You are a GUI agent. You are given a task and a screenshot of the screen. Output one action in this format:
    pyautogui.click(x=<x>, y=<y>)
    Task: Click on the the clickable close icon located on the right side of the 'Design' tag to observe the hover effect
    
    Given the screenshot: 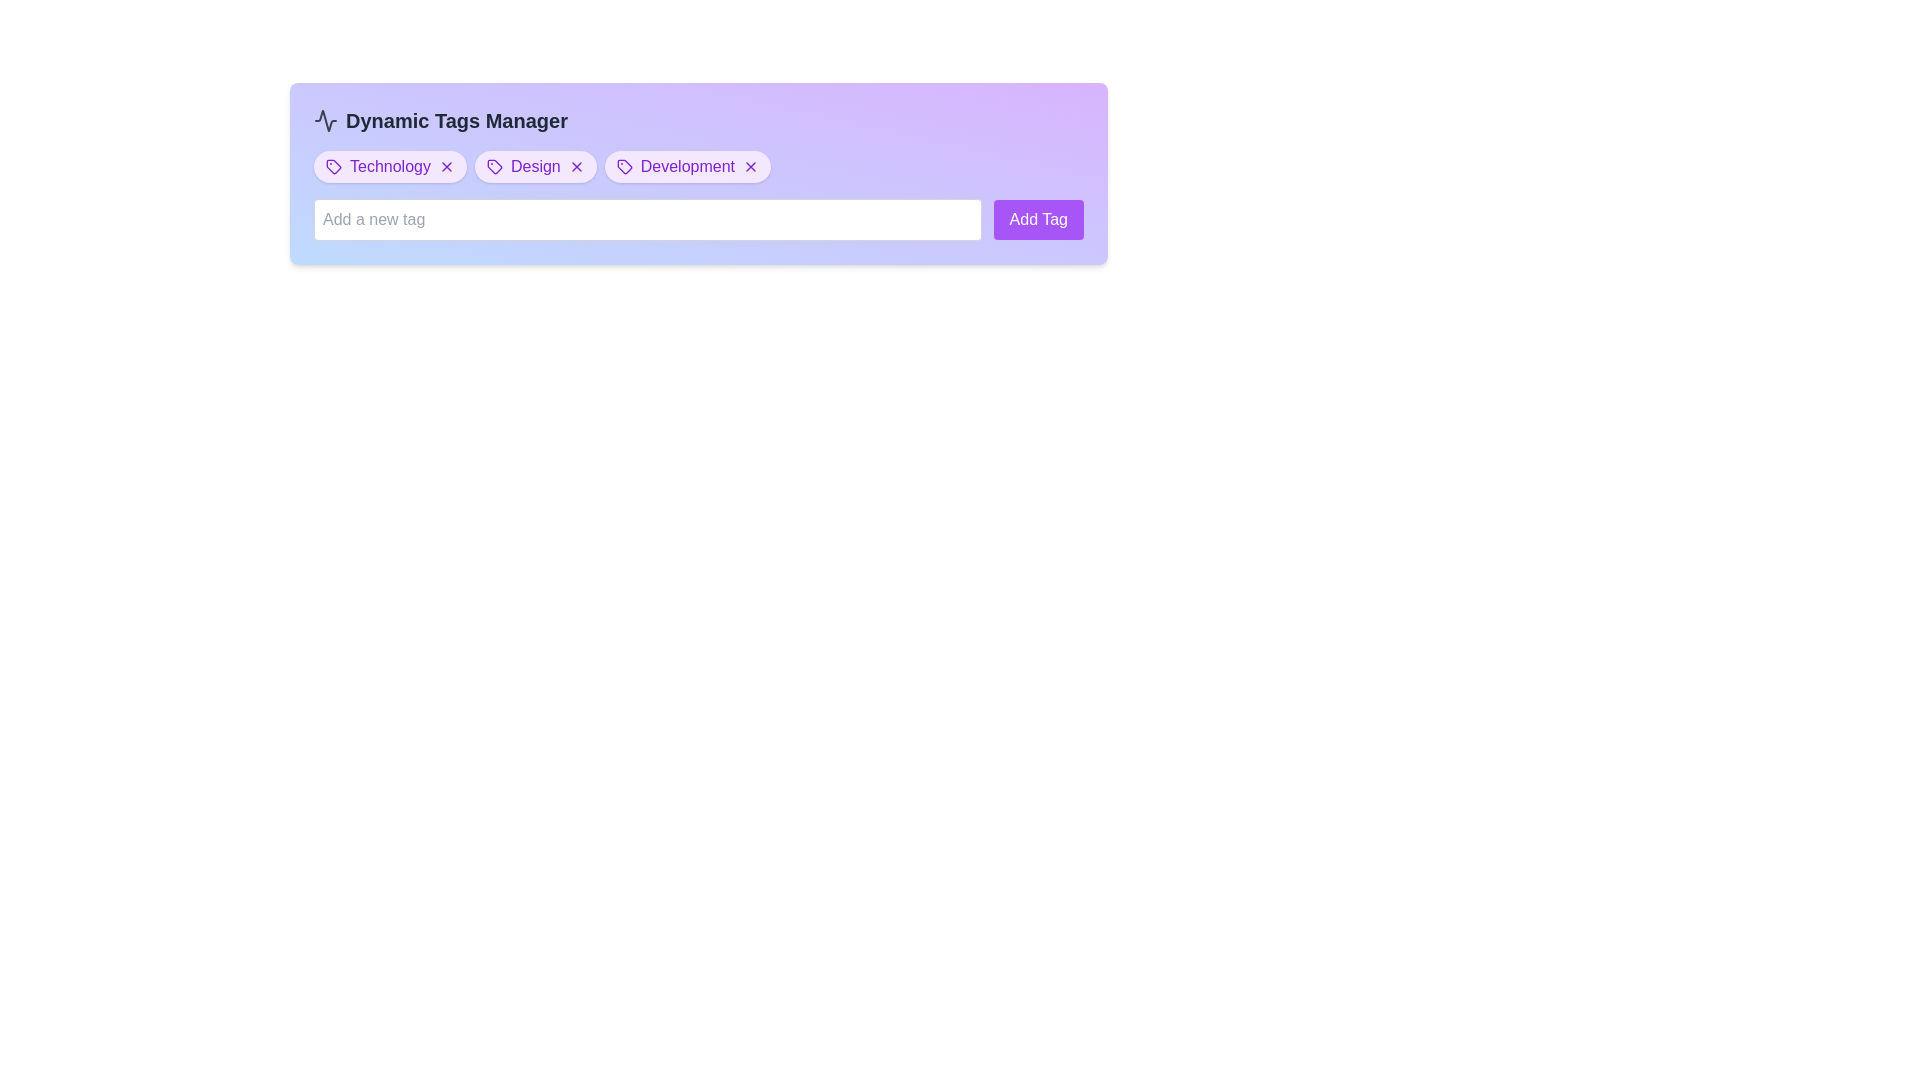 What is the action you would take?
    pyautogui.click(x=575, y=165)
    